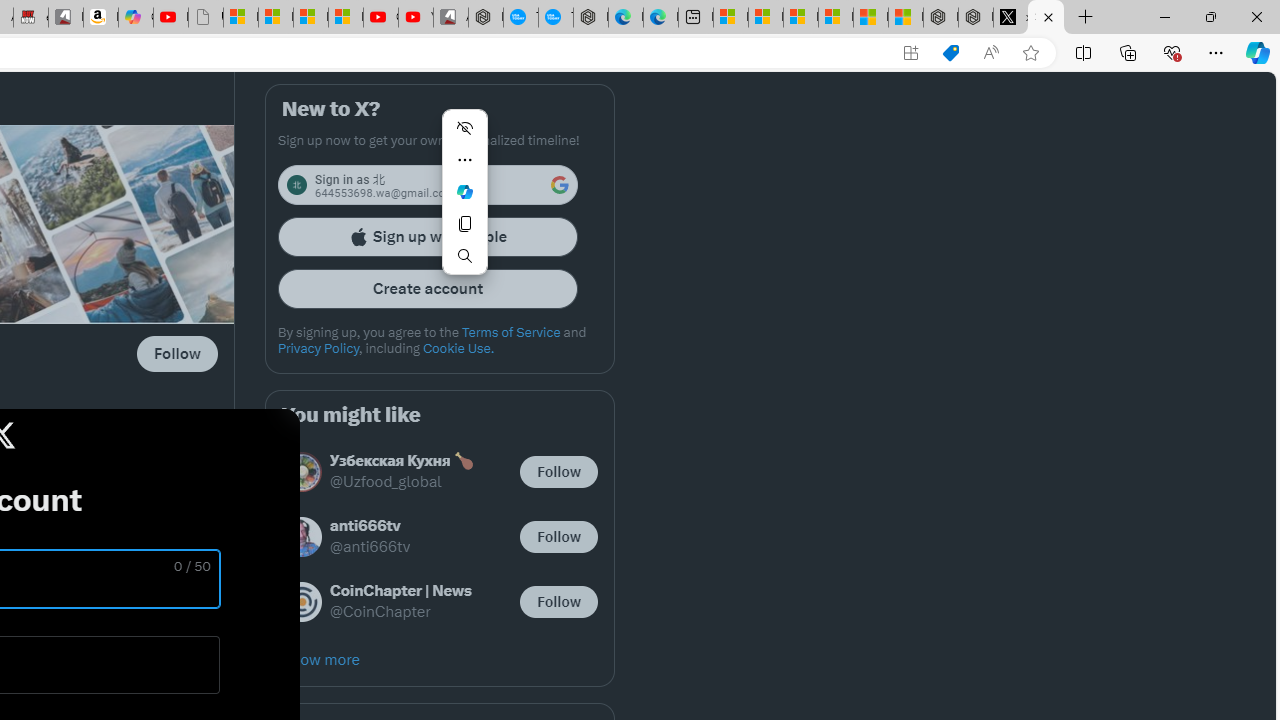 Image resolution: width=1280 pixels, height=720 pixels. What do you see at coordinates (135, 17) in the screenshot?
I see `'Copilot'` at bounding box center [135, 17].